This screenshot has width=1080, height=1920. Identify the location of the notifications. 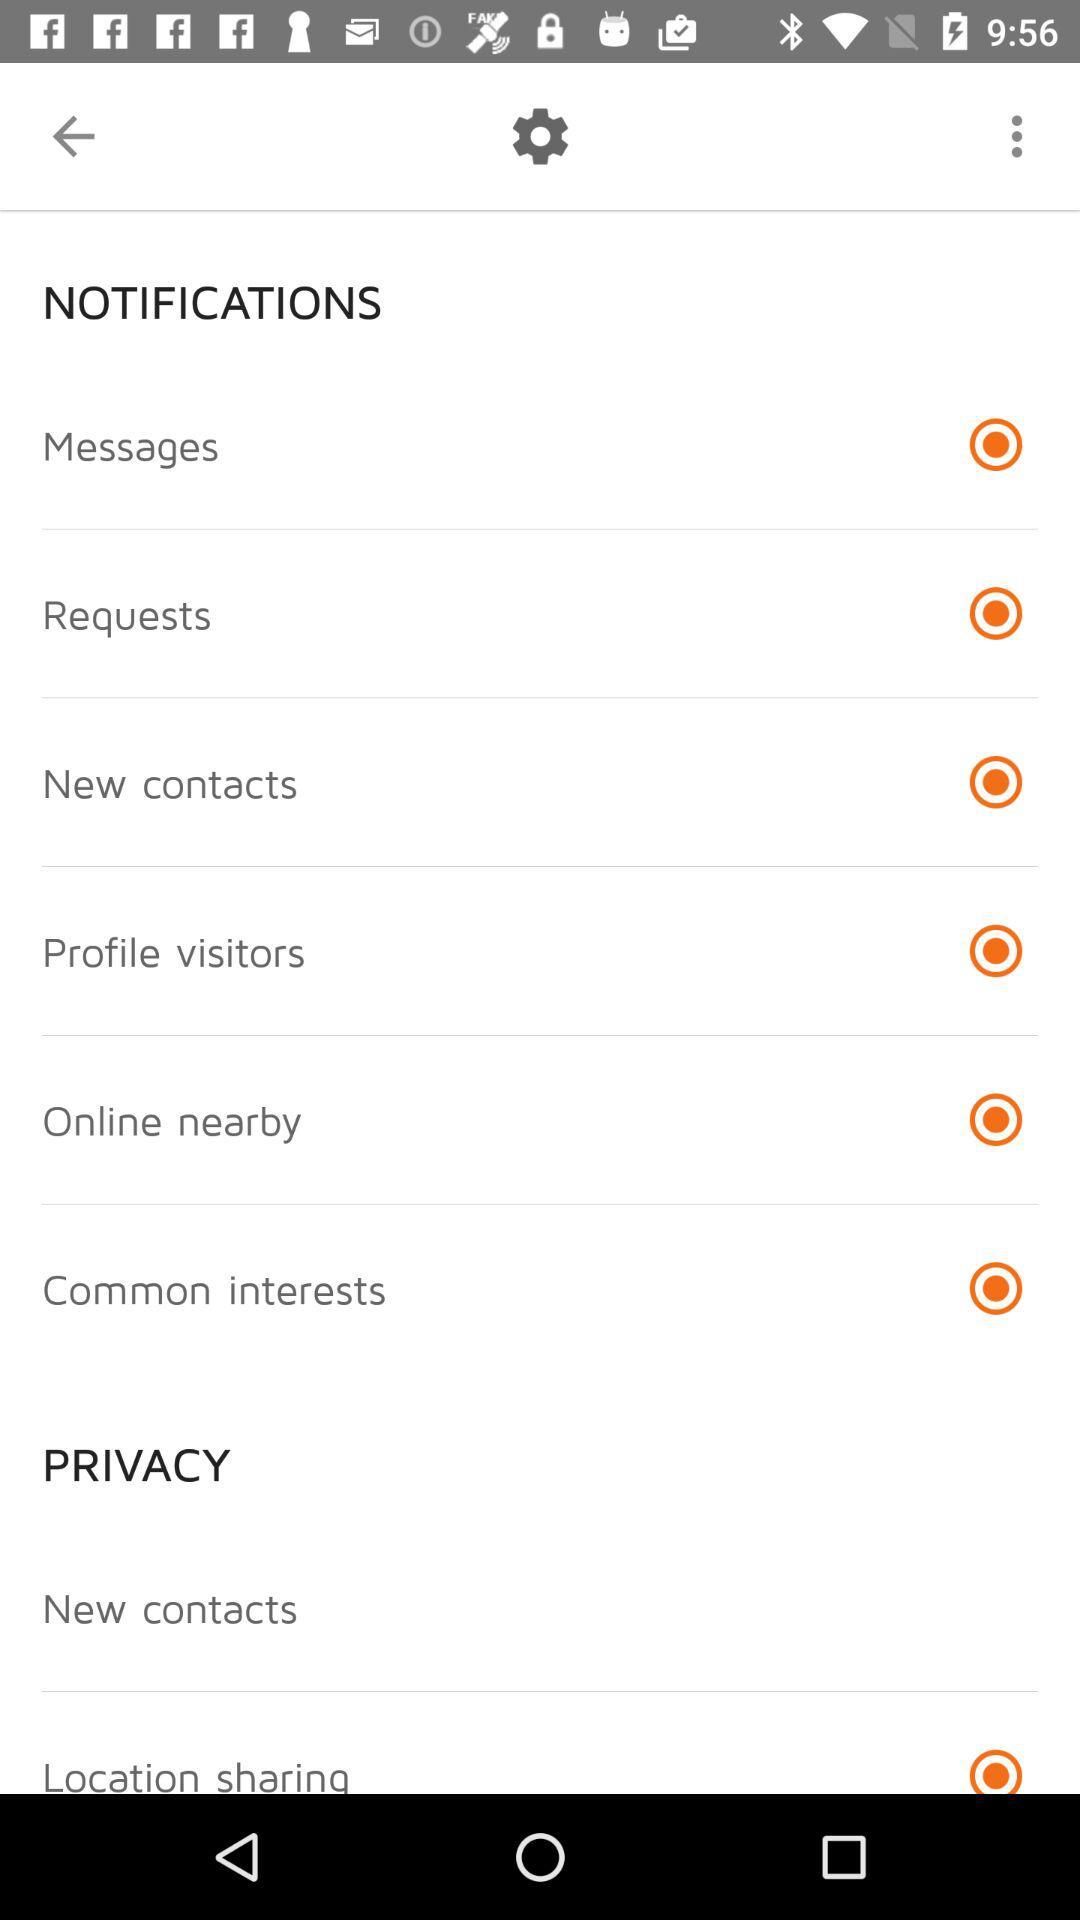
(540, 284).